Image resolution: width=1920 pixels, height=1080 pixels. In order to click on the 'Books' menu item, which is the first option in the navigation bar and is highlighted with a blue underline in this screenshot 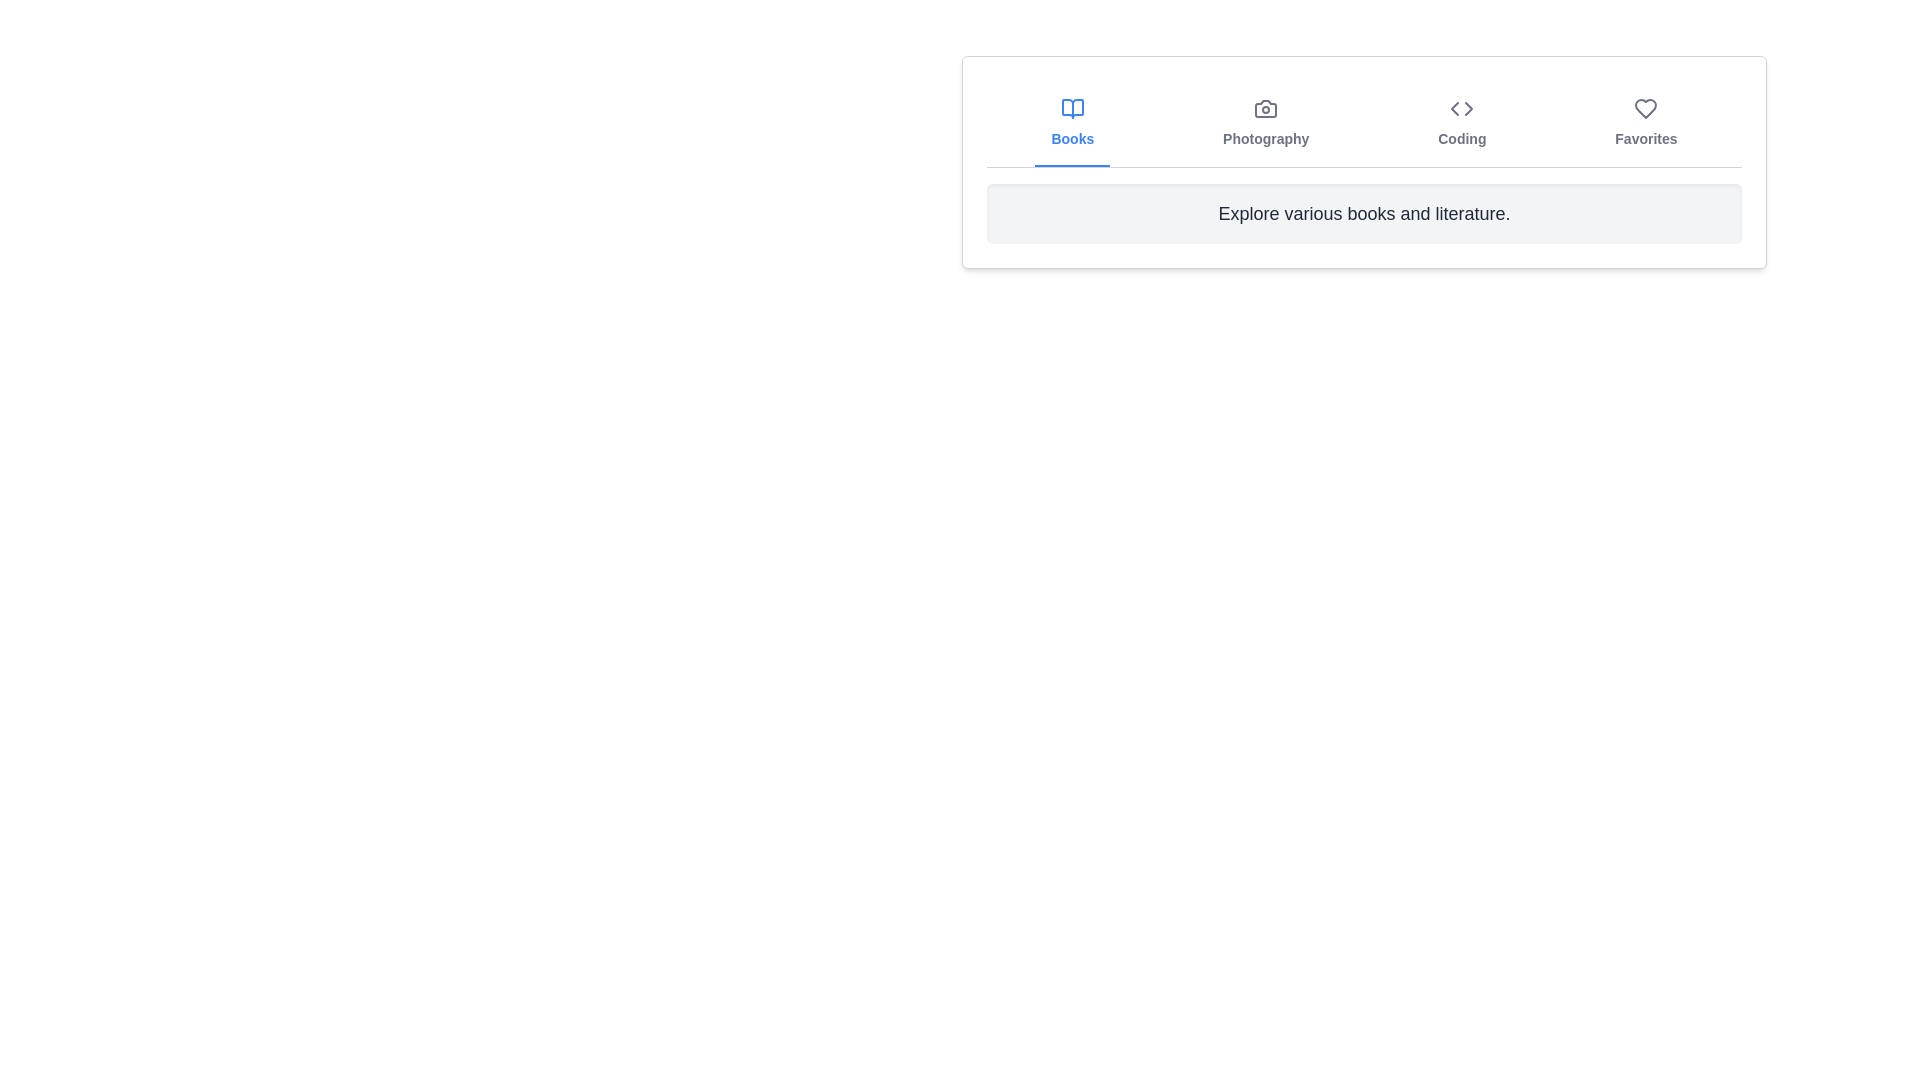, I will do `click(1071, 123)`.